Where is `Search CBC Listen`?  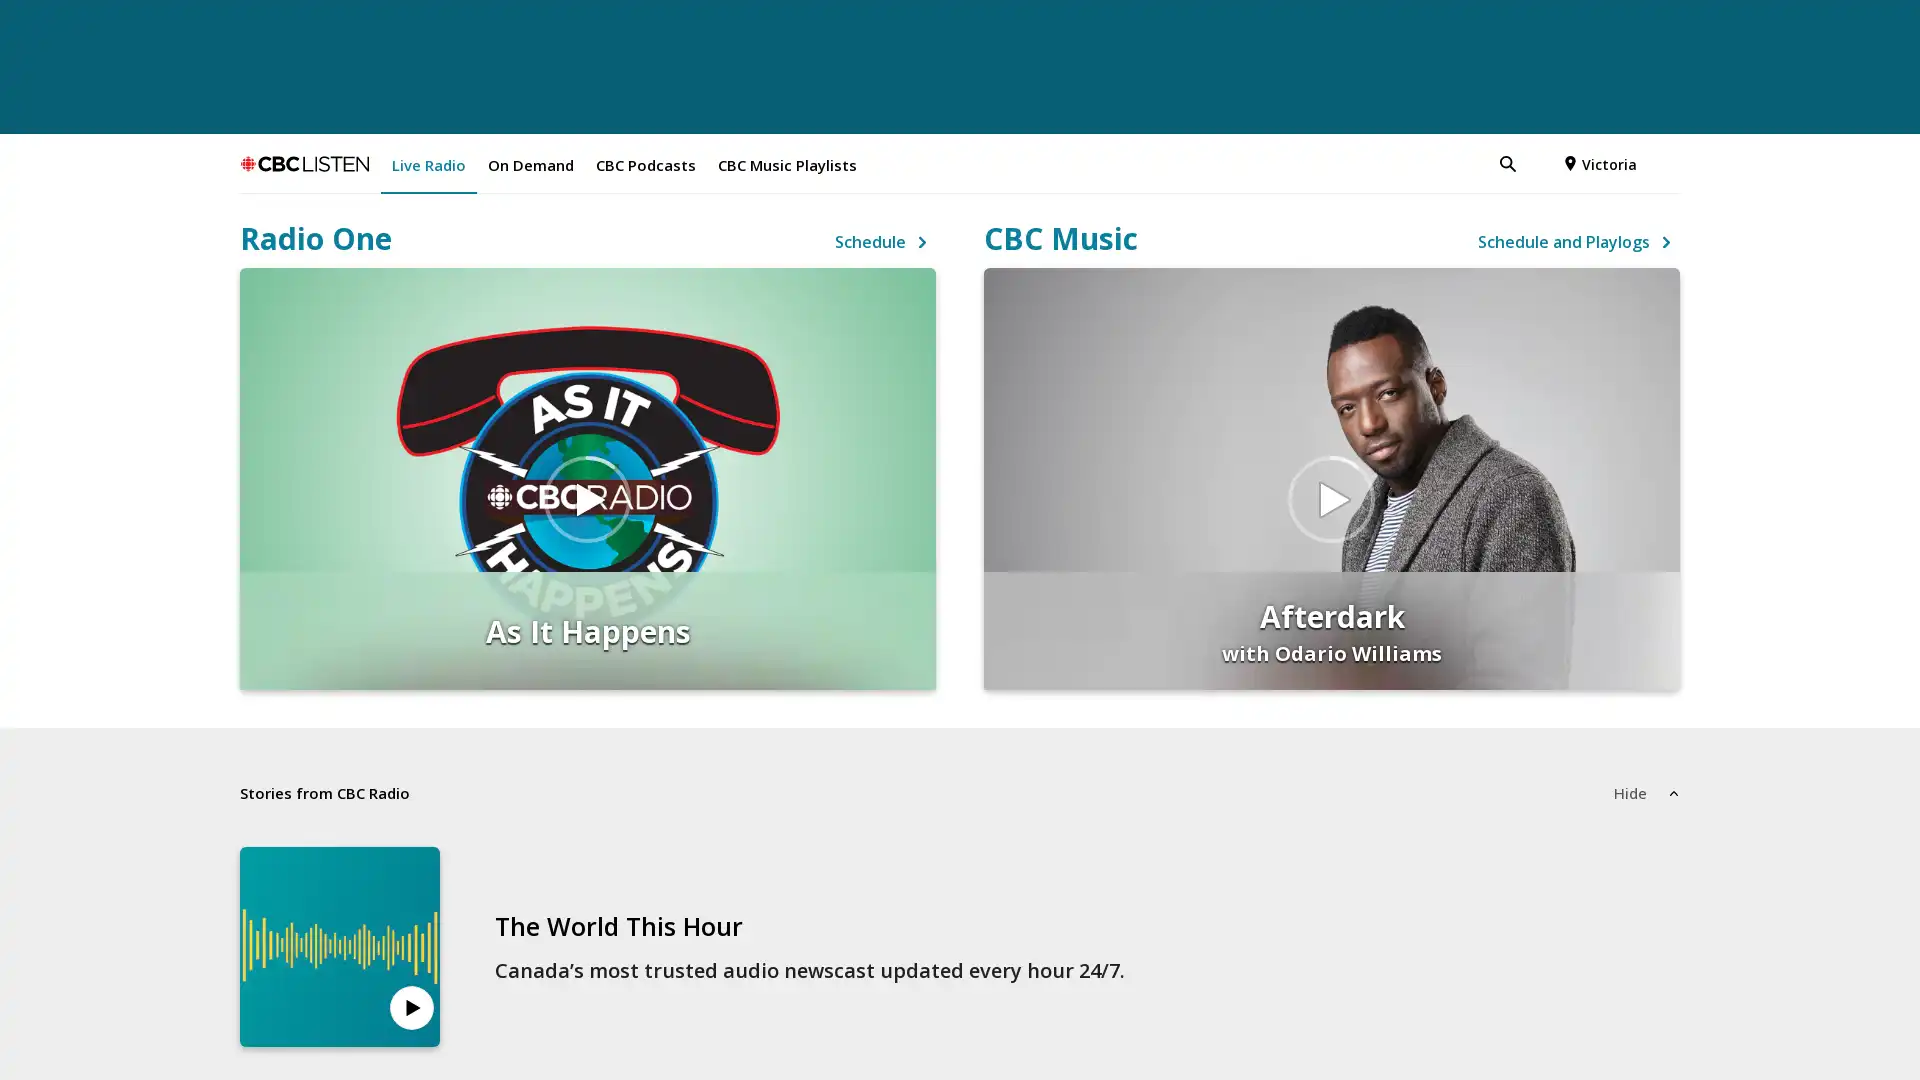 Search CBC Listen is located at coordinates (1425, 72).